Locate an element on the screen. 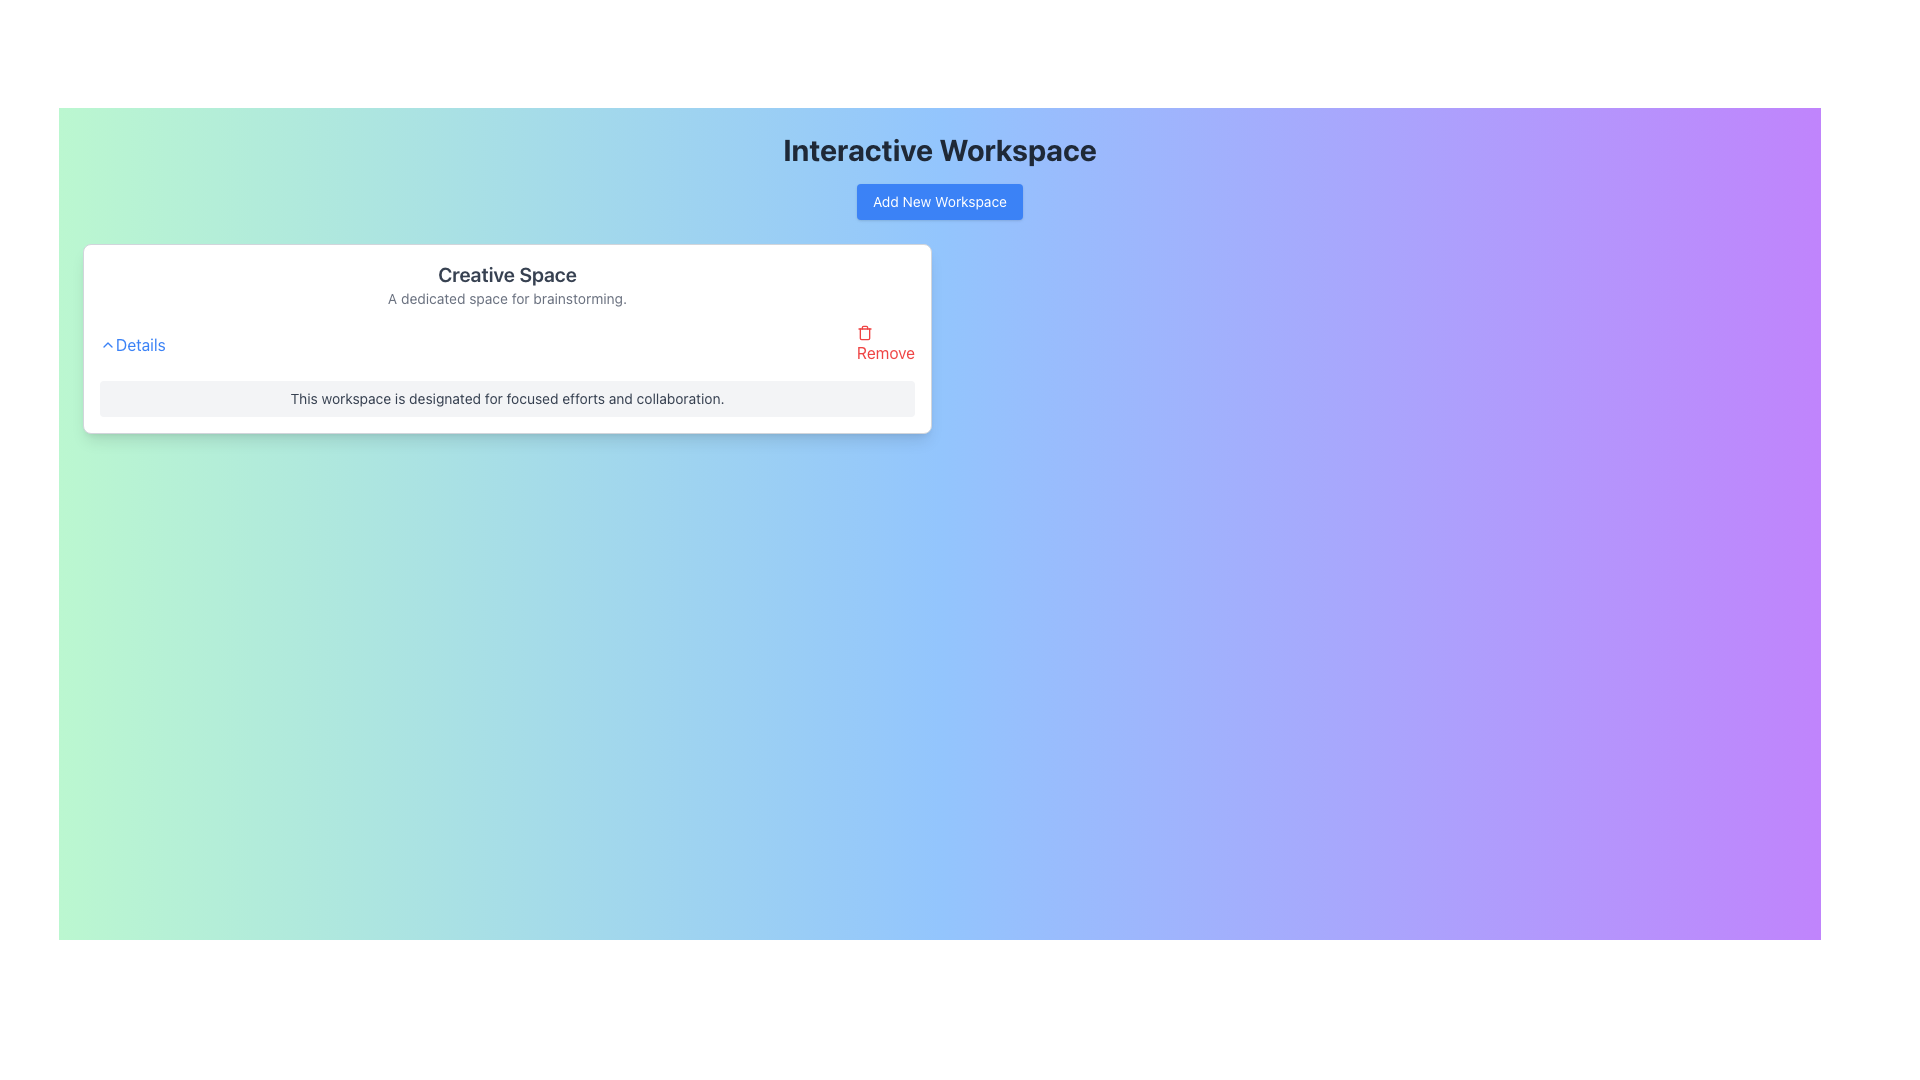 This screenshot has width=1920, height=1080. the upward-pointing chevron icon located immediately left of the text 'Details' in the top-left corner of the card containing 'Creative Space' information is located at coordinates (107, 343).